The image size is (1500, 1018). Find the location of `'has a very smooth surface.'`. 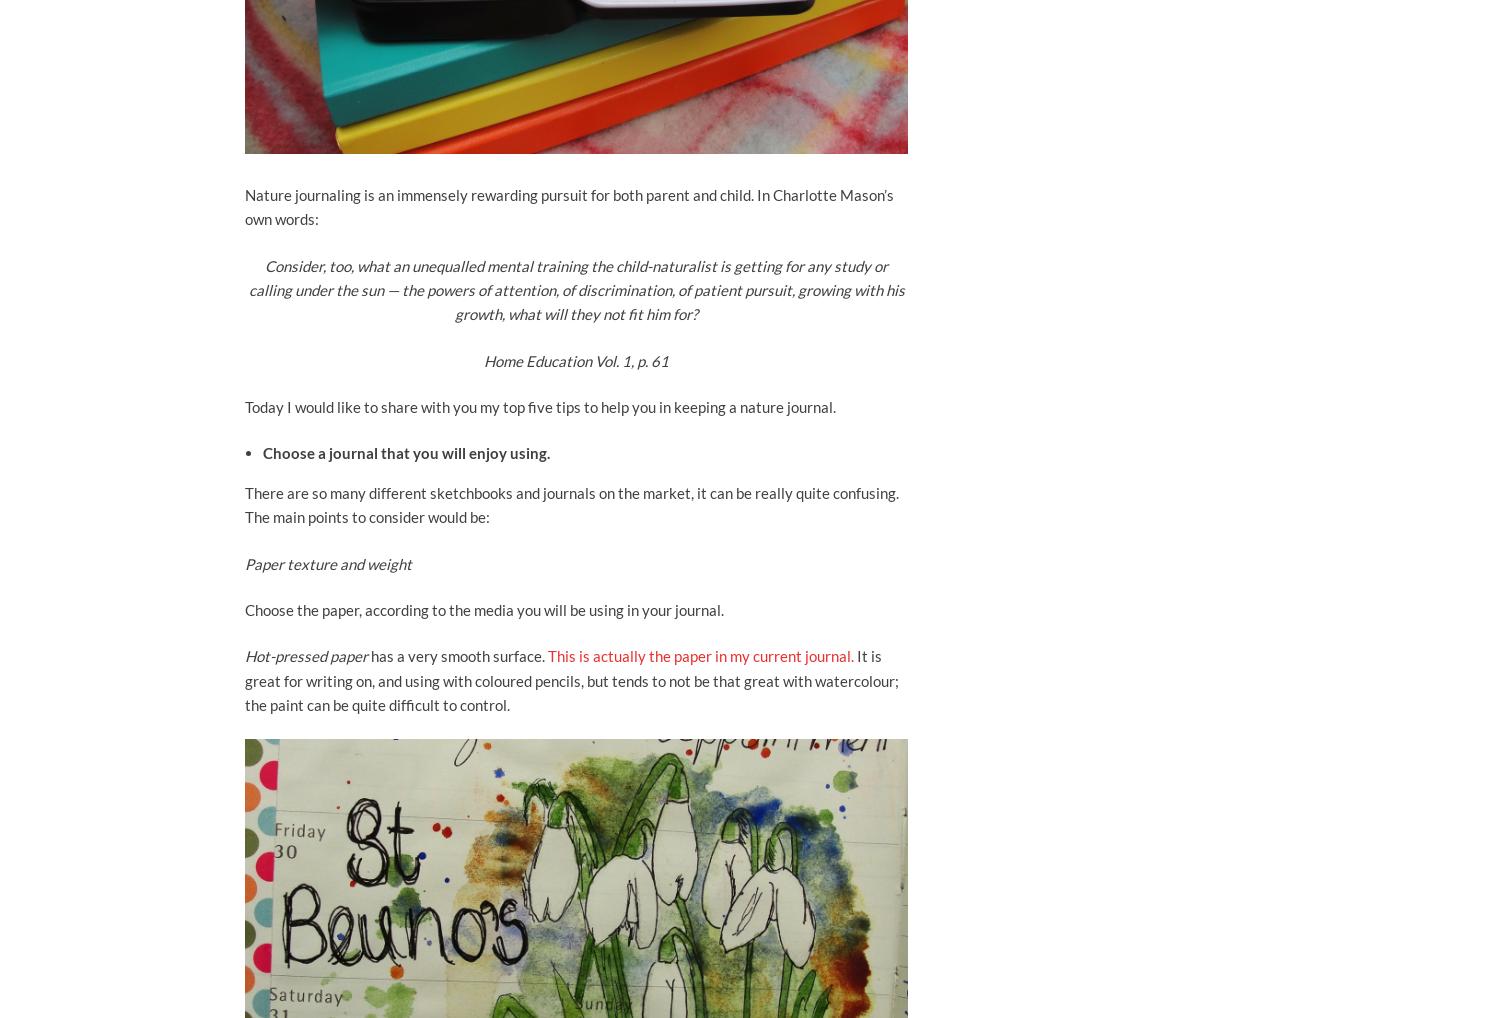

'has a very smooth surface.' is located at coordinates (369, 654).